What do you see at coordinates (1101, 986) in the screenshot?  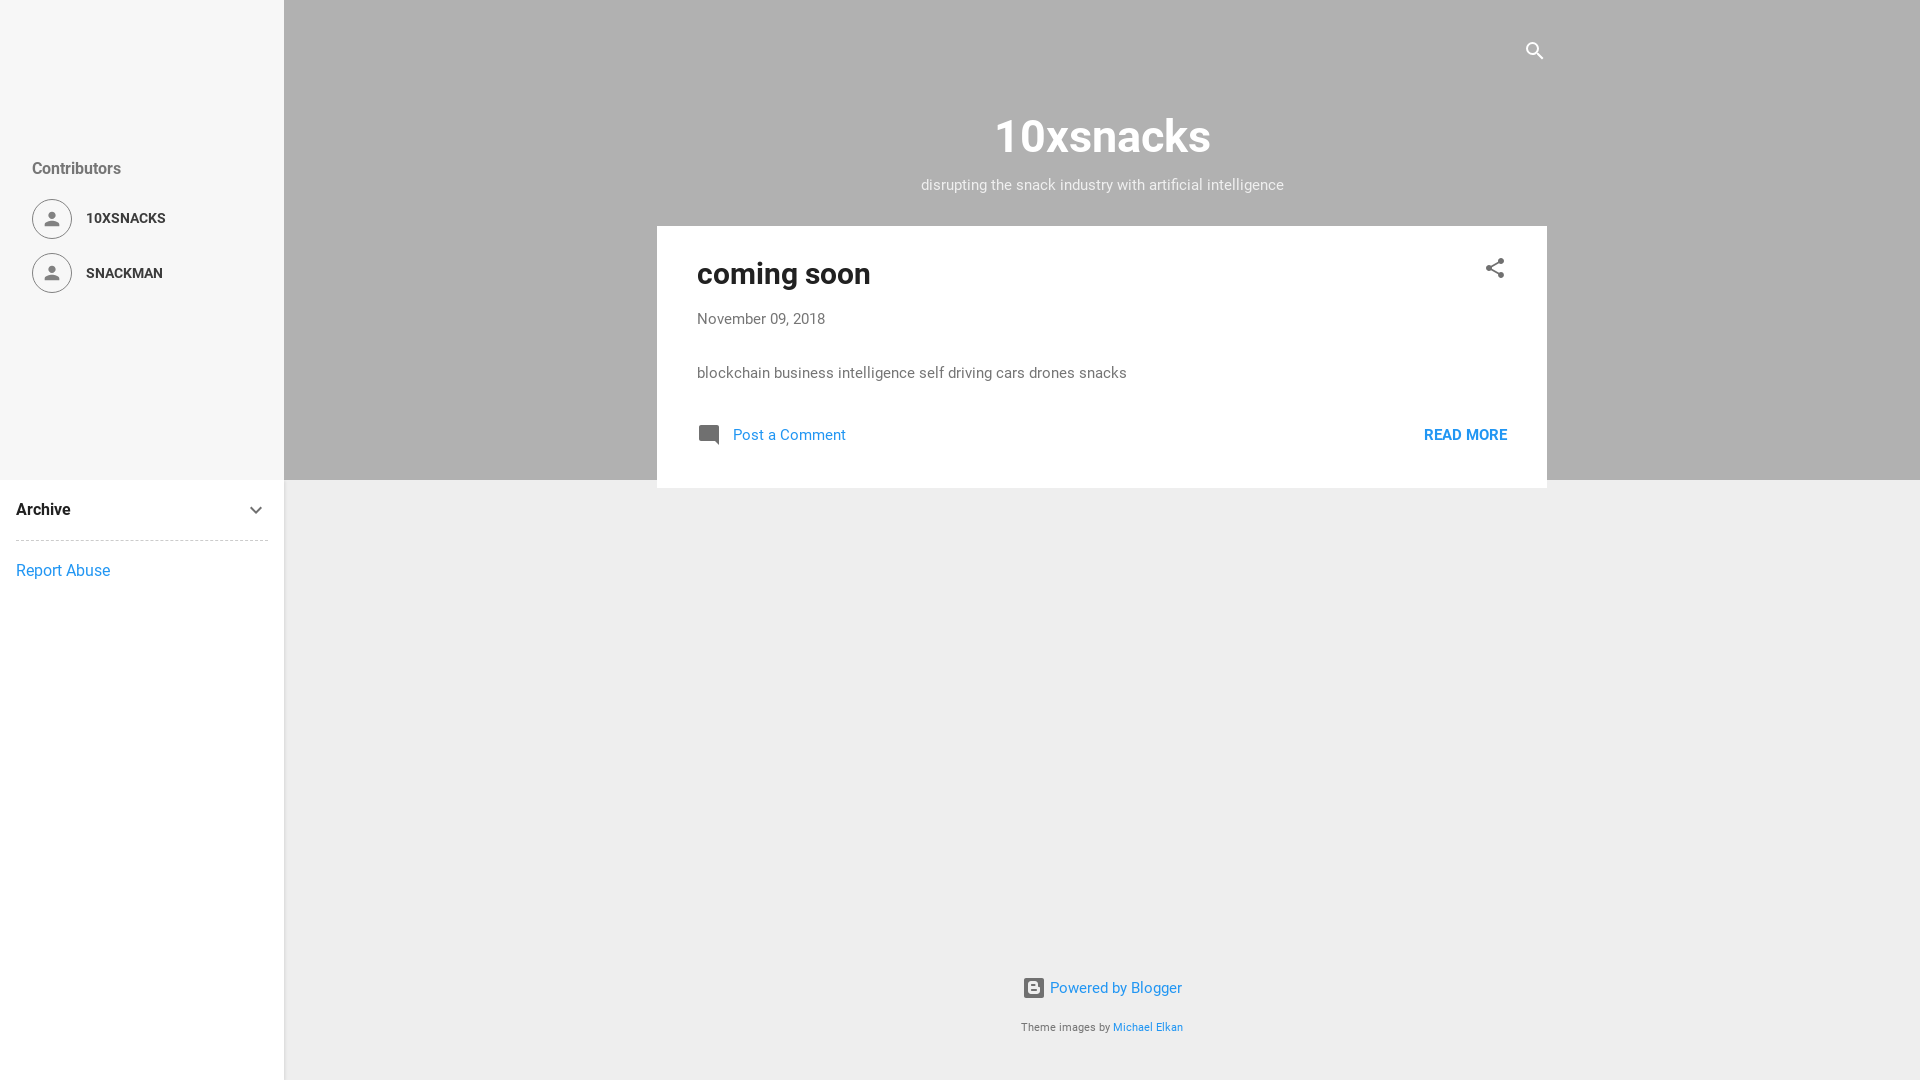 I see `'Powered by Blogger'` at bounding box center [1101, 986].